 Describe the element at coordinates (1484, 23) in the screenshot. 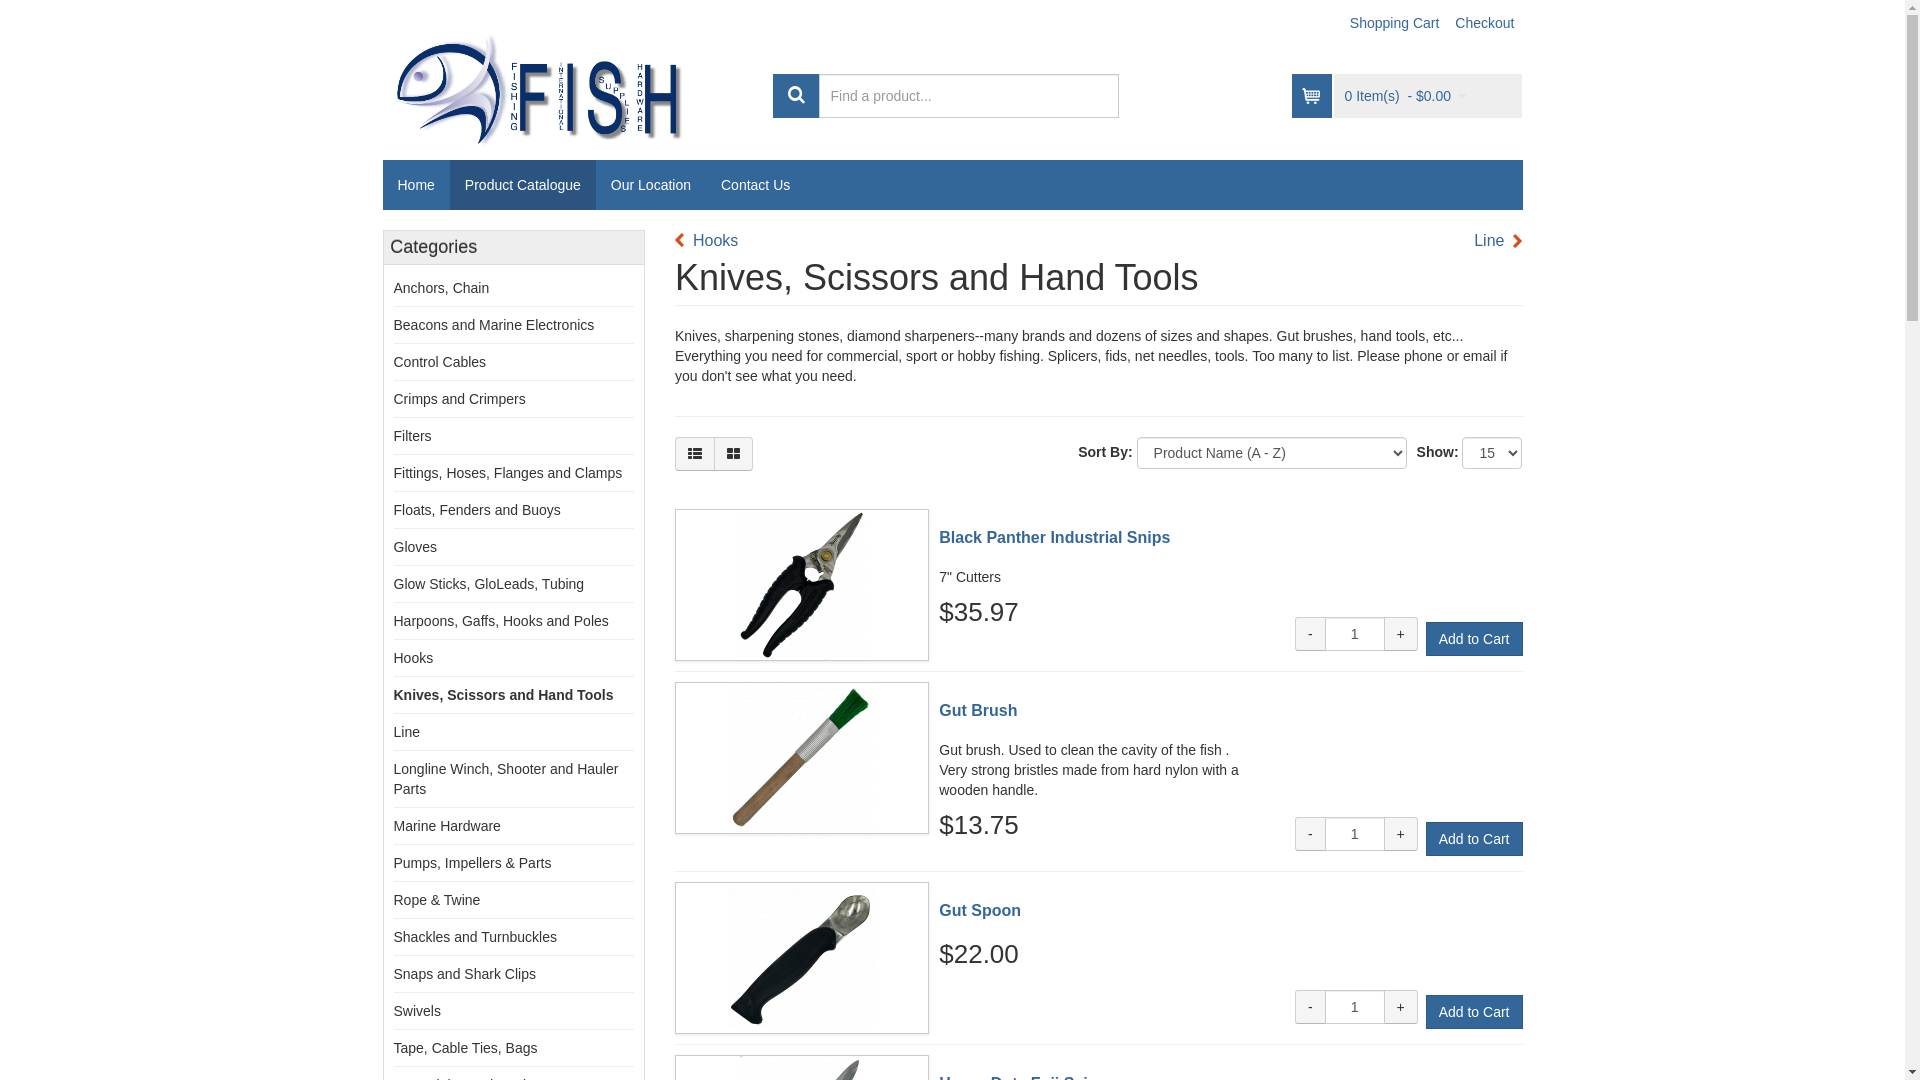

I see `'Checkout'` at that location.